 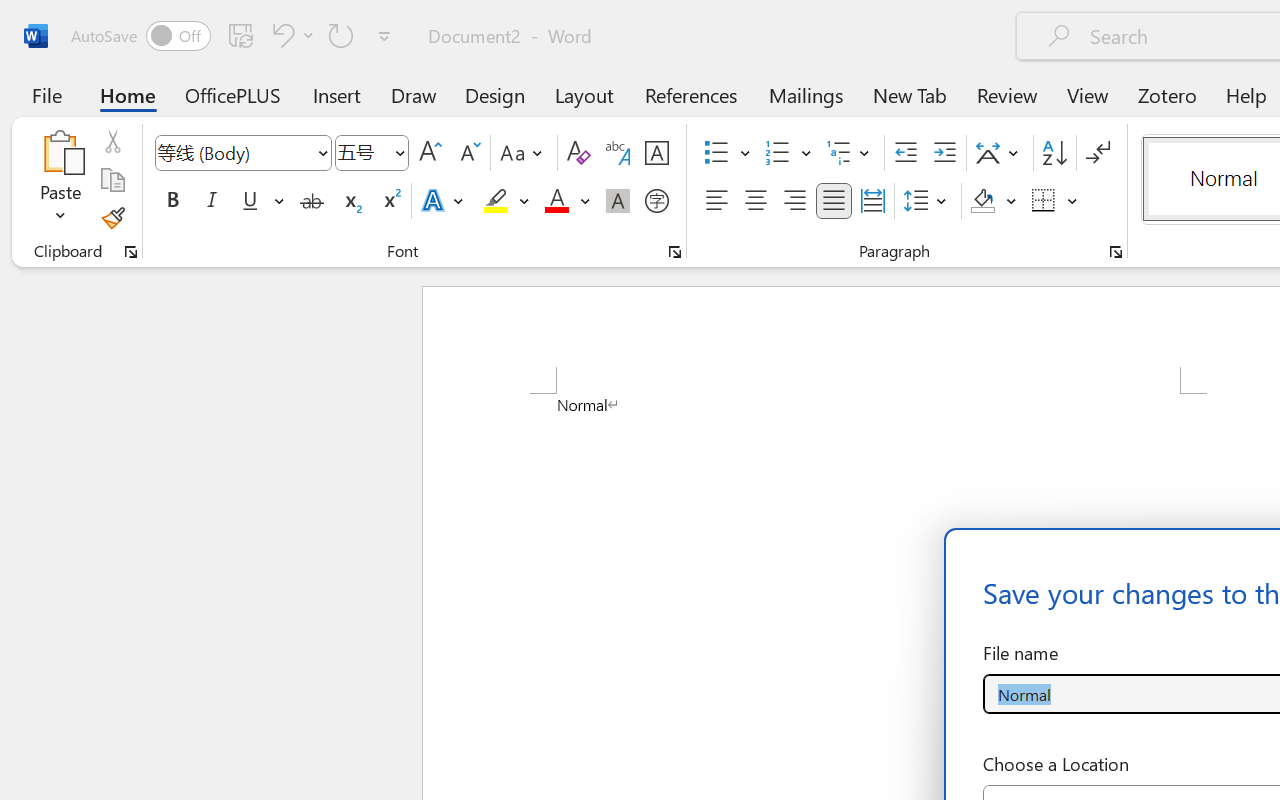 I want to click on 'Font', so click(x=234, y=152).